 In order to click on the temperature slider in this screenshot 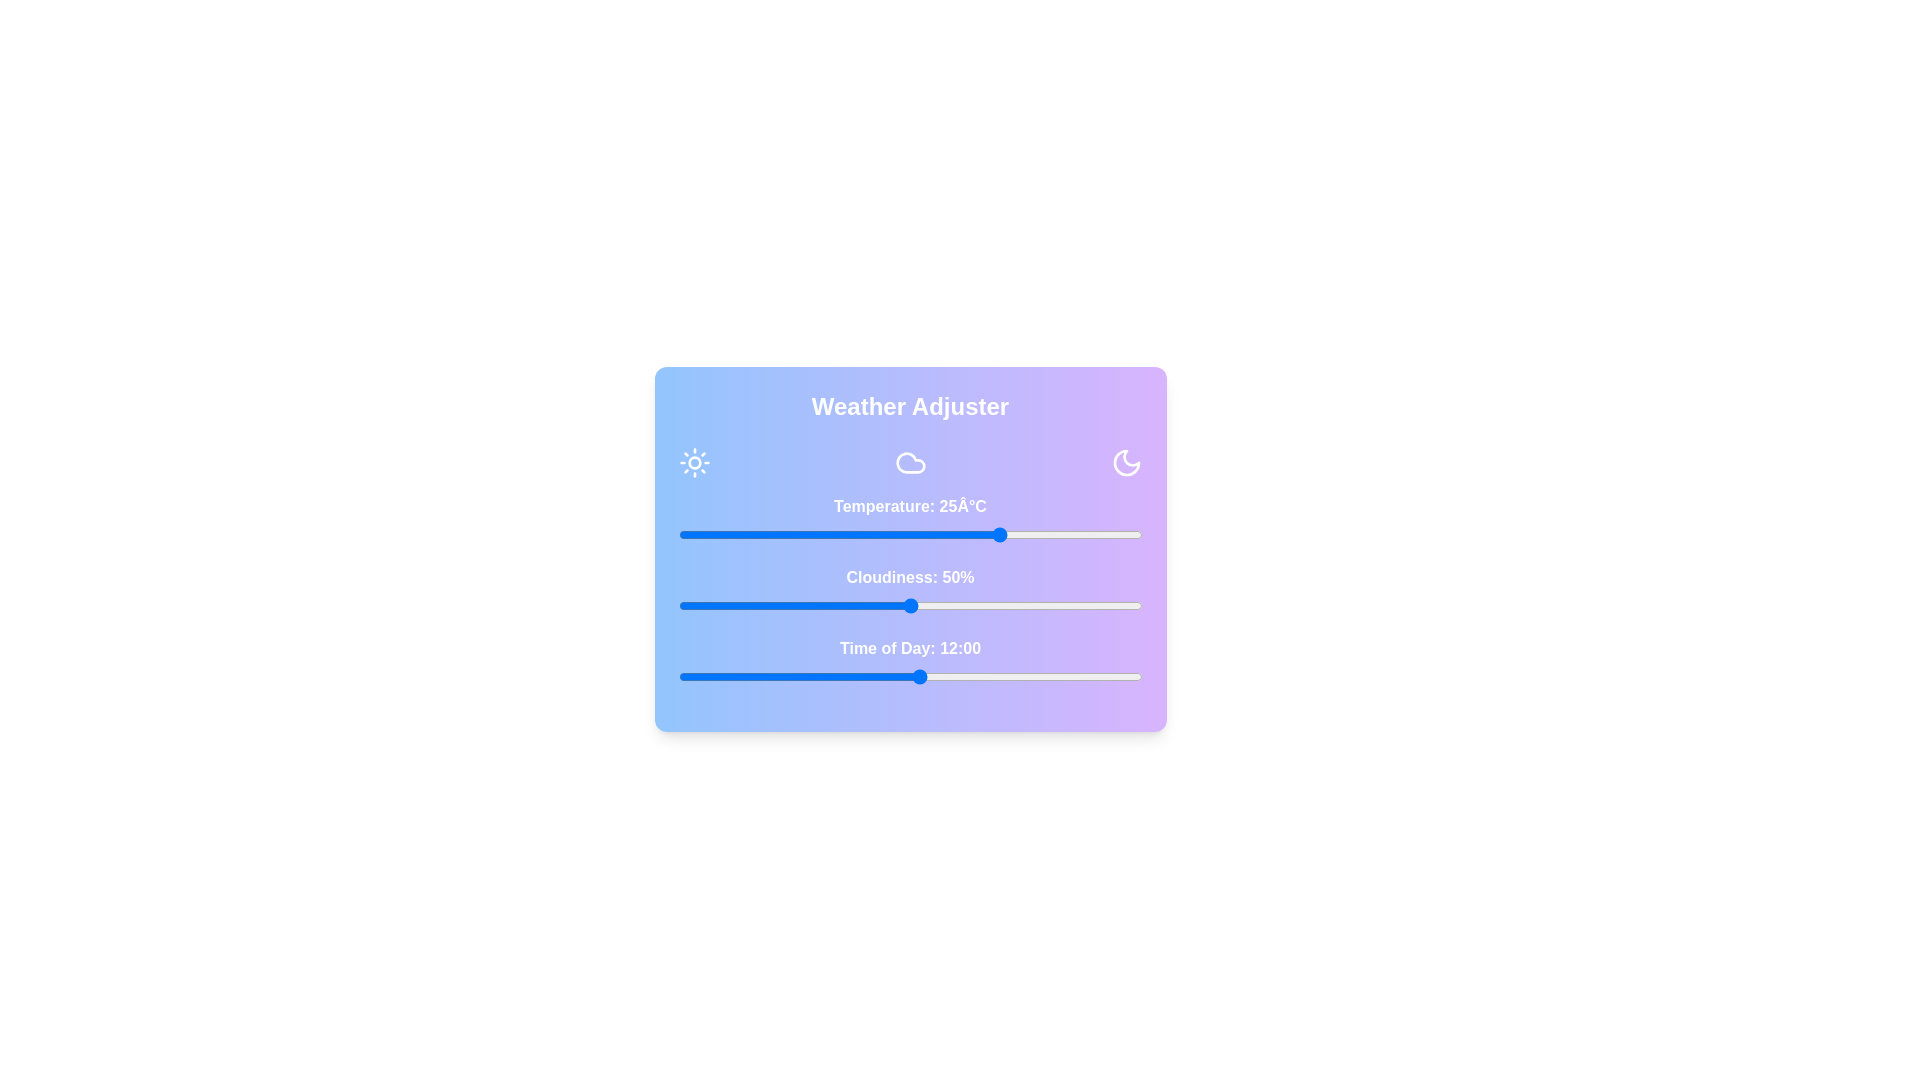, I will do `click(761, 534)`.